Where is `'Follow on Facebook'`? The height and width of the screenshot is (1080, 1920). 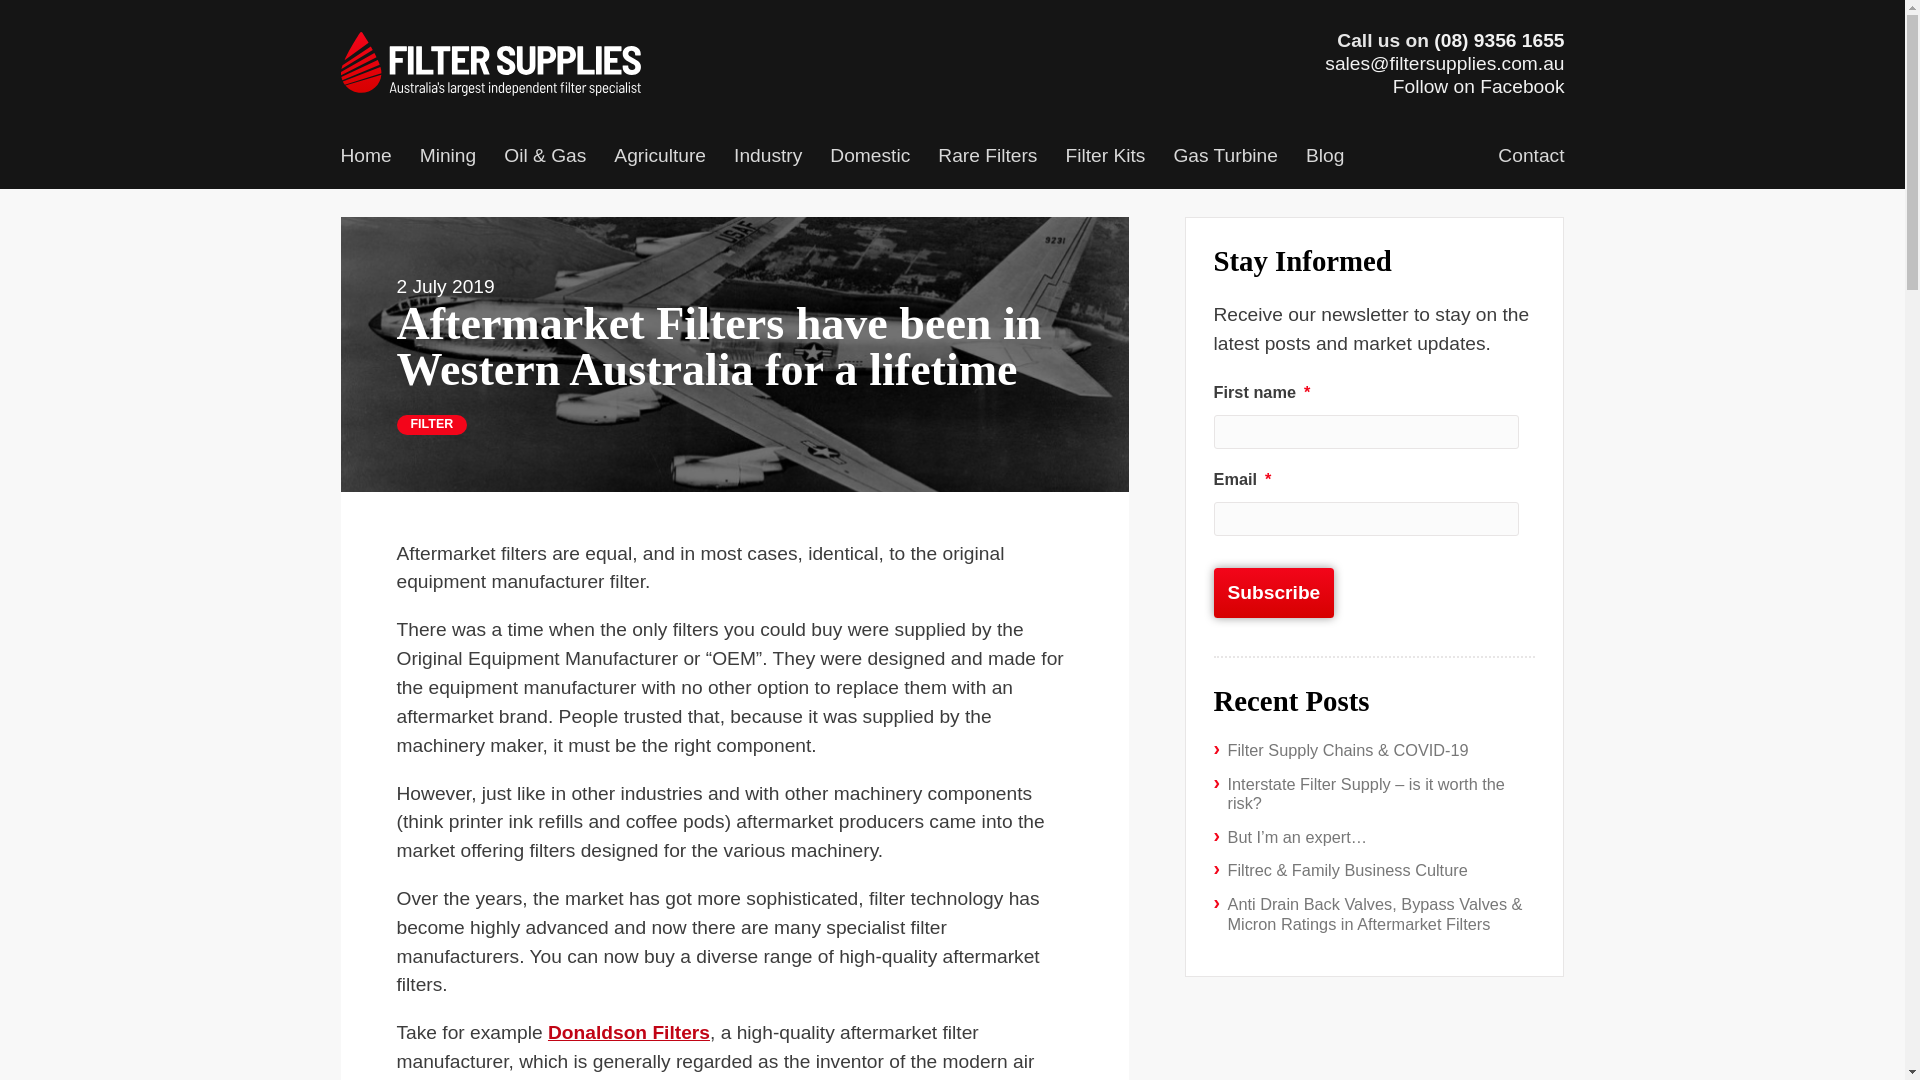 'Follow on Facebook' is located at coordinates (1478, 85).